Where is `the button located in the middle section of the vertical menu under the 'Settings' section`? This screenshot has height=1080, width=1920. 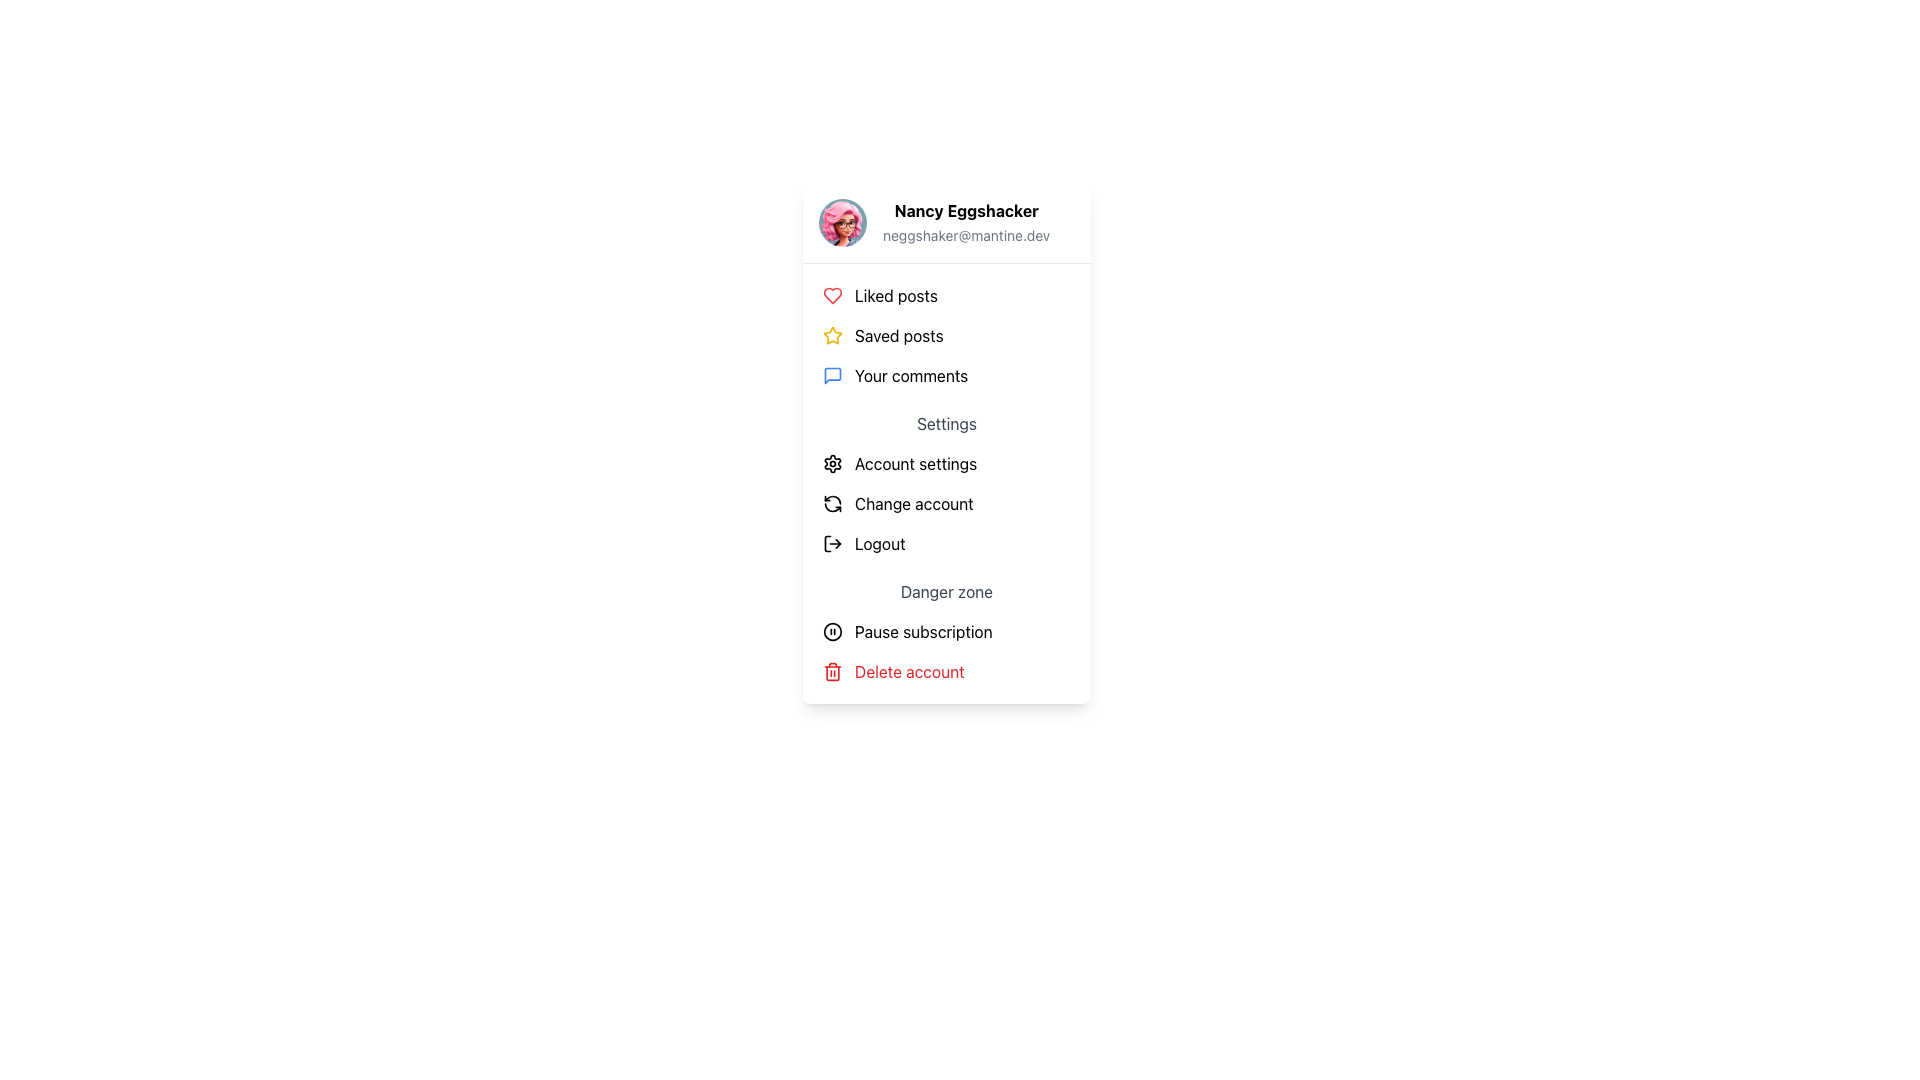
the button located in the middle section of the vertical menu under the 'Settings' section is located at coordinates (945, 463).